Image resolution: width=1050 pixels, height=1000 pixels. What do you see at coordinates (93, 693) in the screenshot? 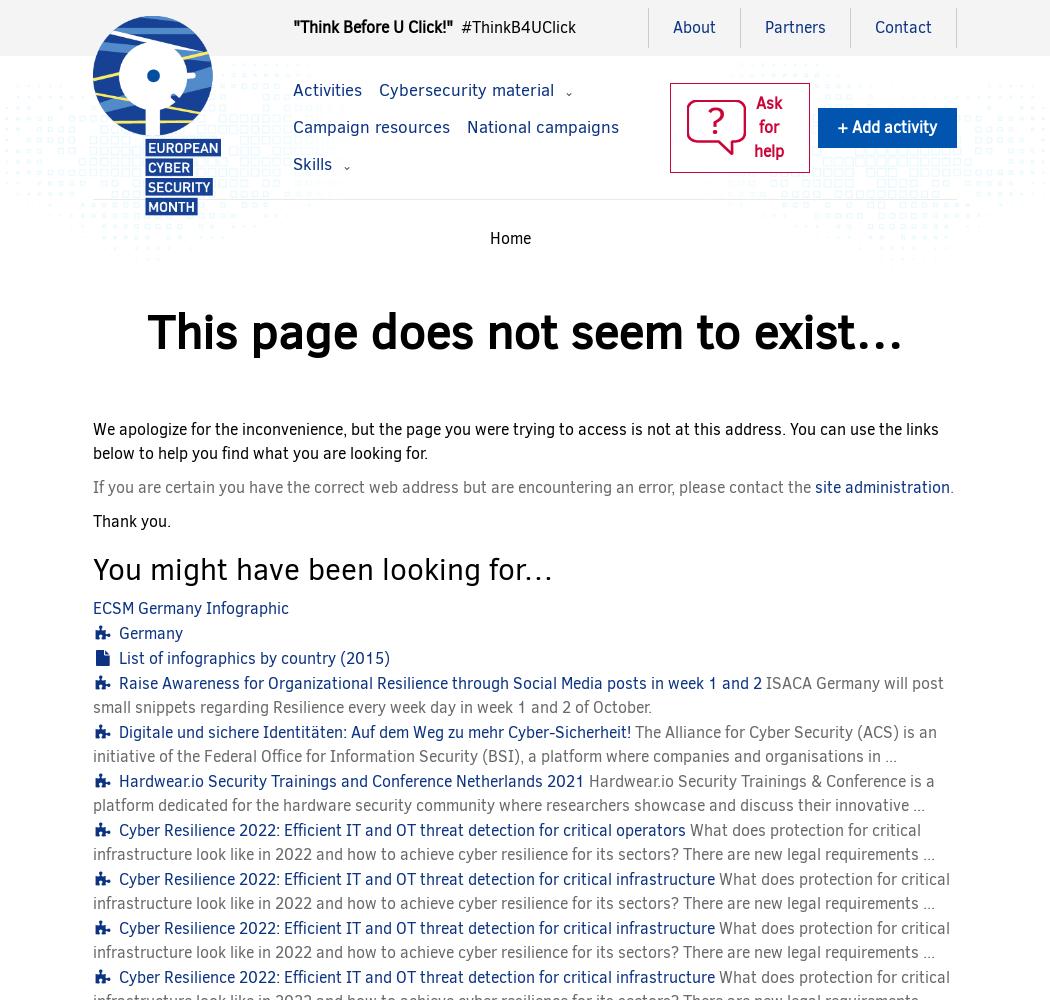
I see `'ISACA Germany will post small snippets regarding Resilience every week day in week 1 and 2 of October.'` at bounding box center [93, 693].